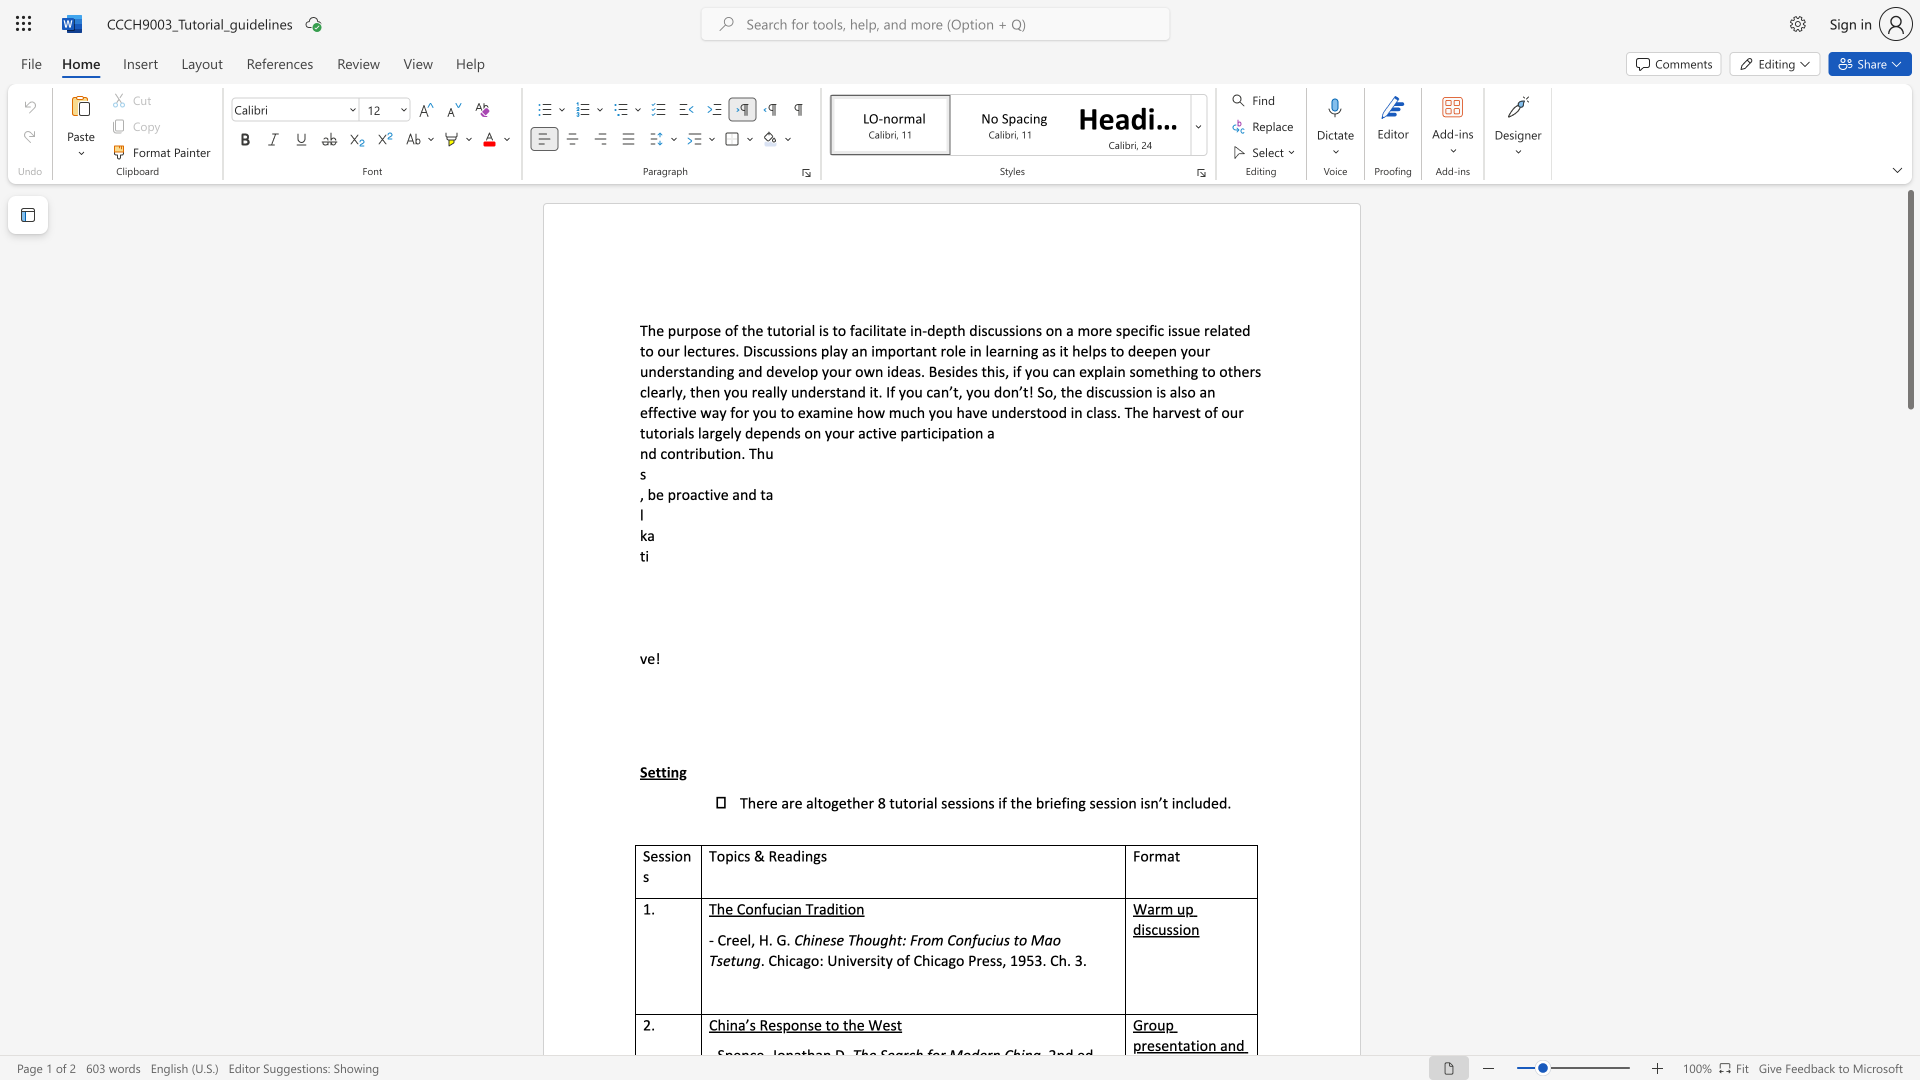  Describe the element at coordinates (1909, 729) in the screenshot. I see `the scrollbar on the right to shift the page lower` at that location.